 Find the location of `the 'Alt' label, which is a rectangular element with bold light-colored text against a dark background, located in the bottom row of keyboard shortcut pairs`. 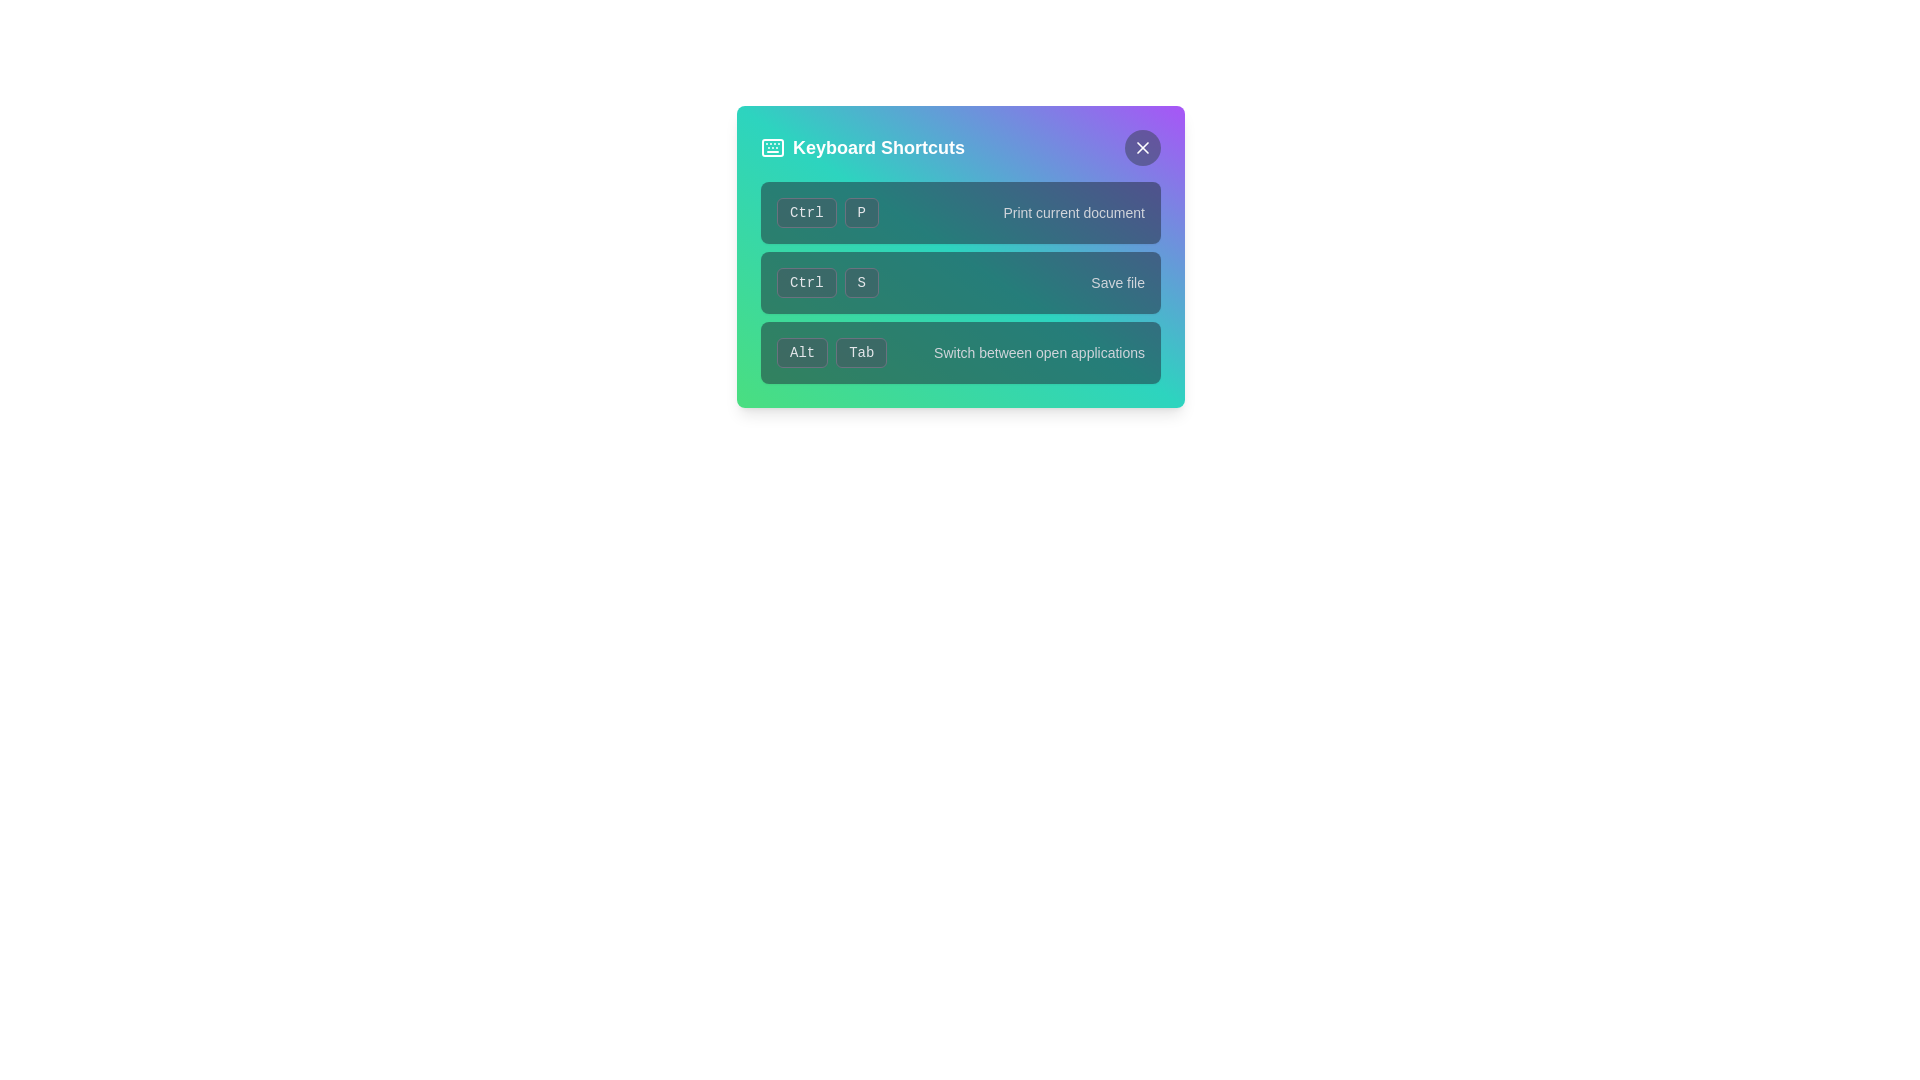

the 'Alt' label, which is a rectangular element with bold light-colored text against a dark background, located in the bottom row of keyboard shortcut pairs is located at coordinates (802, 352).